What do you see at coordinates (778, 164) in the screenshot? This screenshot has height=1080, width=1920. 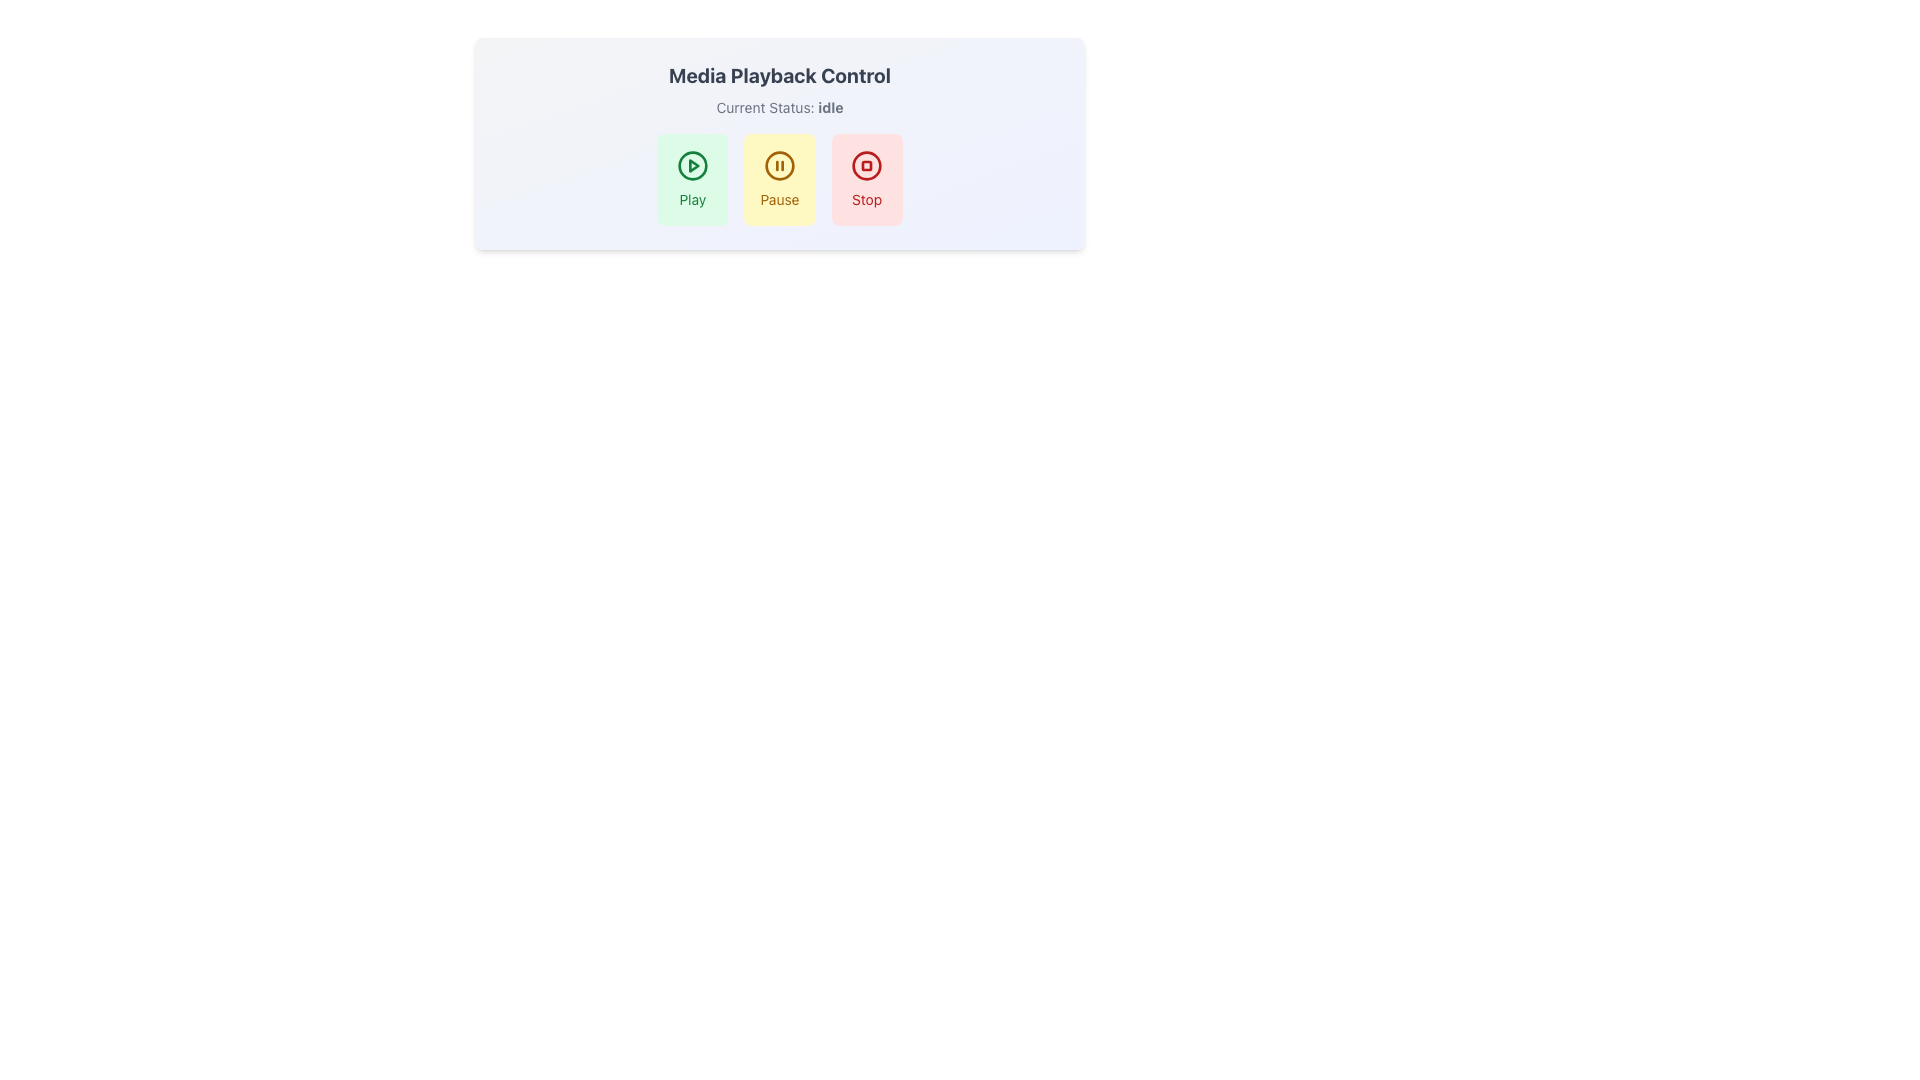 I see `the circular pause icon with a yellow background and two vertical bars in the center, located in the middle of the 'Pause' button group under 'Media Playback Control'` at bounding box center [778, 164].